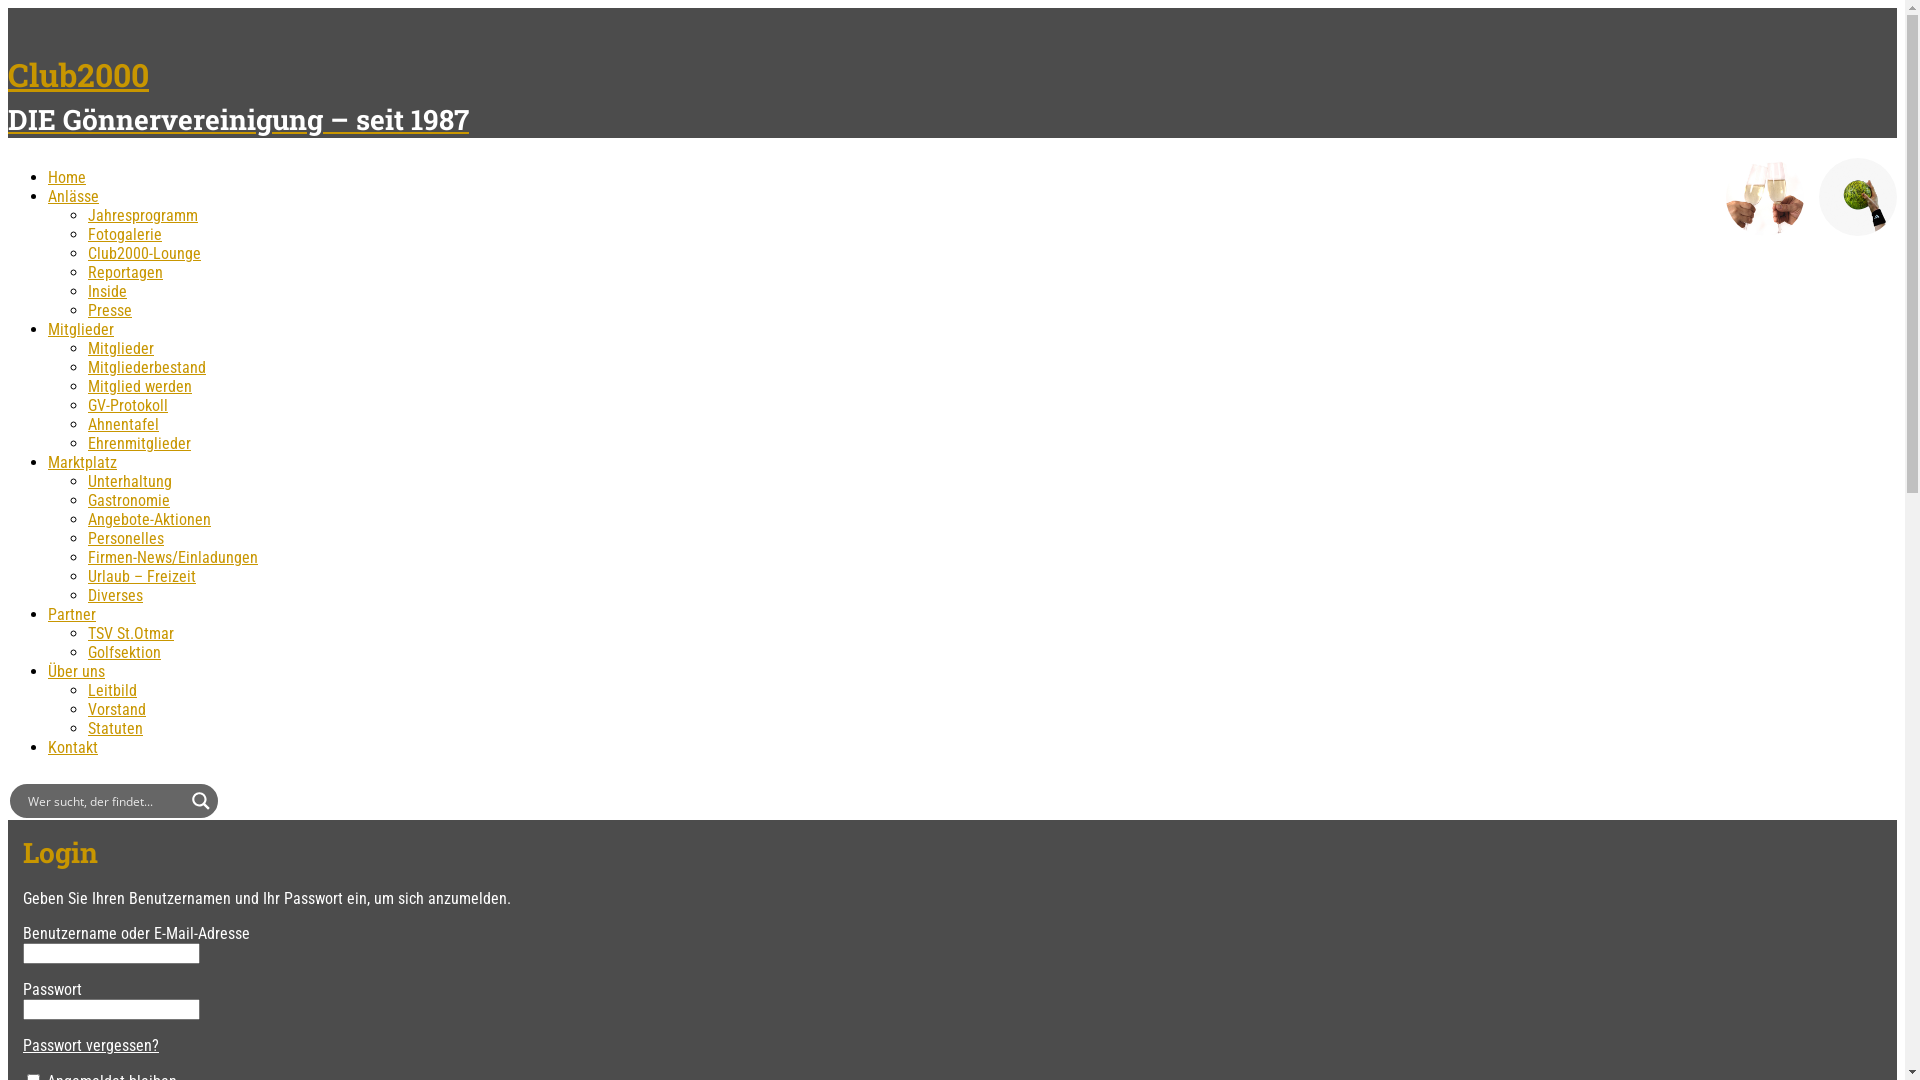  What do you see at coordinates (148, 518) in the screenshot?
I see `'Angebote-Aktionen'` at bounding box center [148, 518].